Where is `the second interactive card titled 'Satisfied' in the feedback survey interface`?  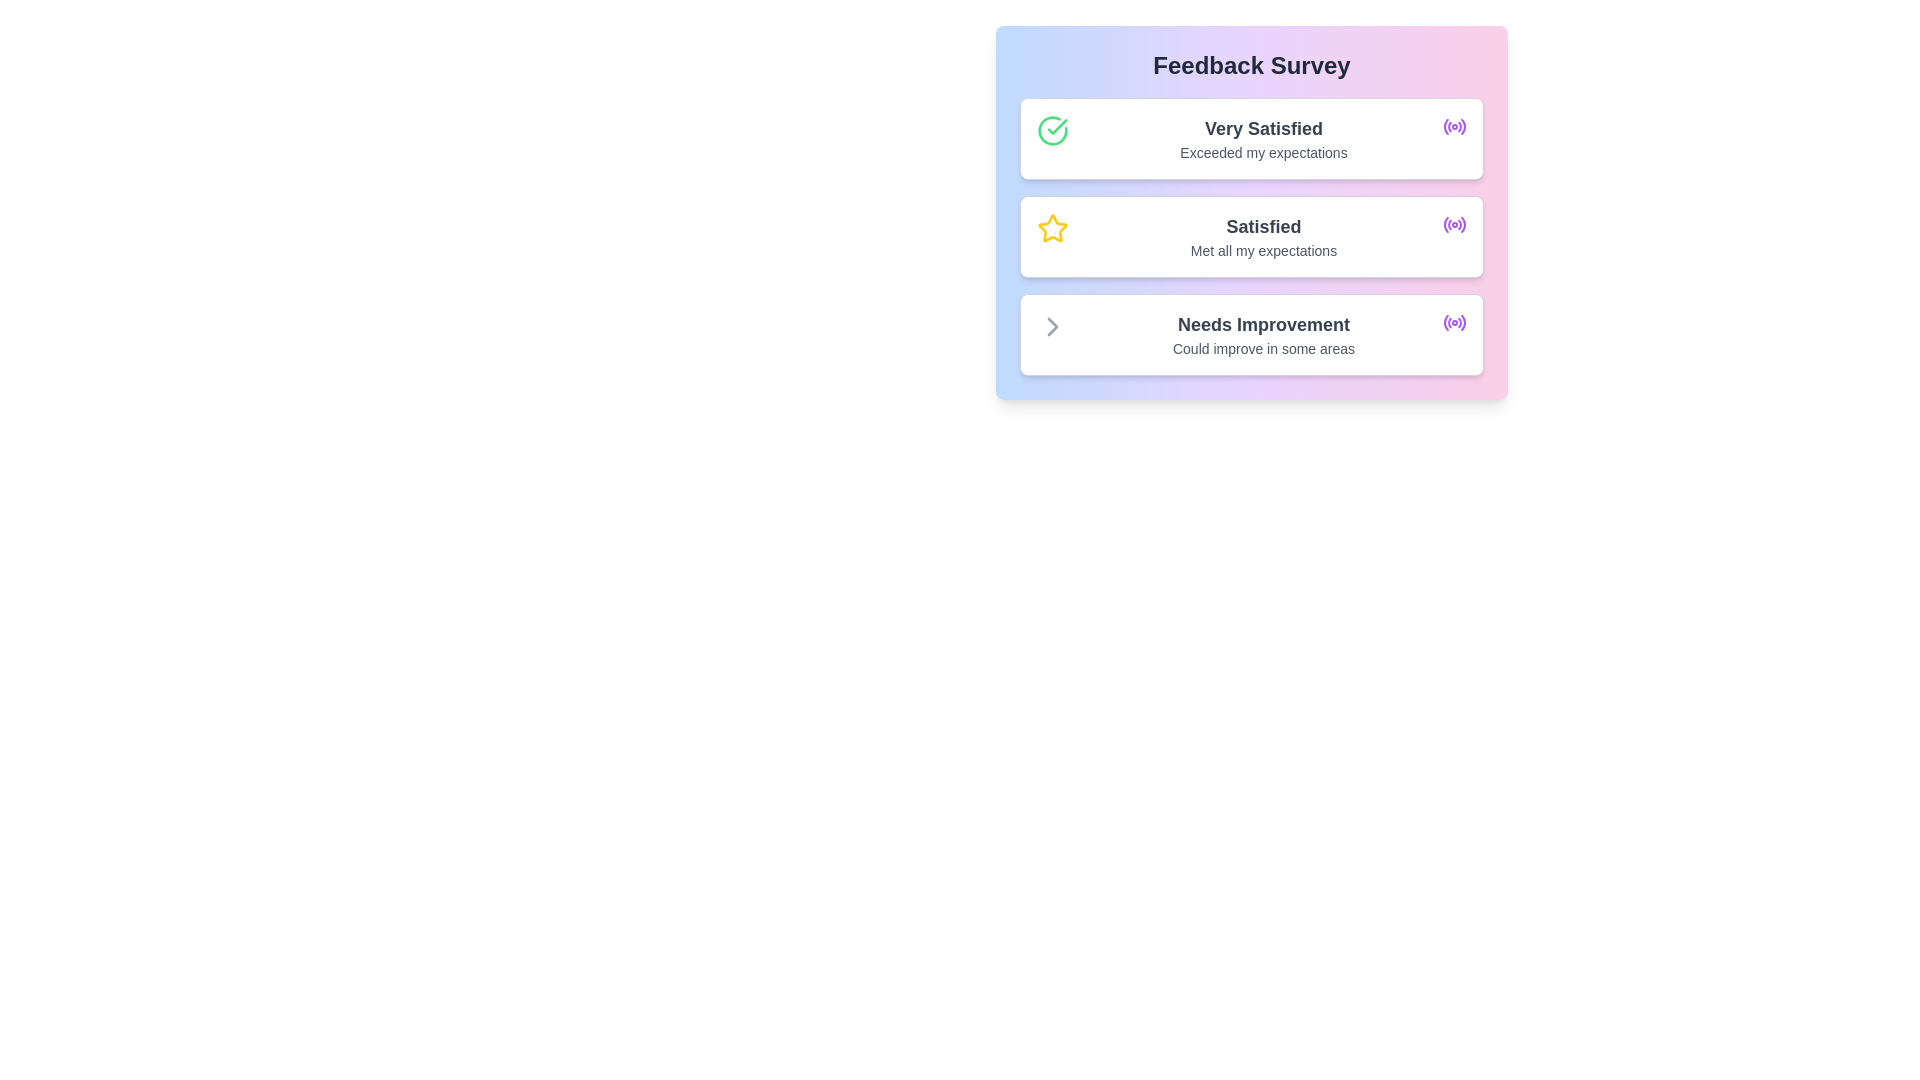
the second interactive card titled 'Satisfied' in the feedback survey interface is located at coordinates (1251, 212).